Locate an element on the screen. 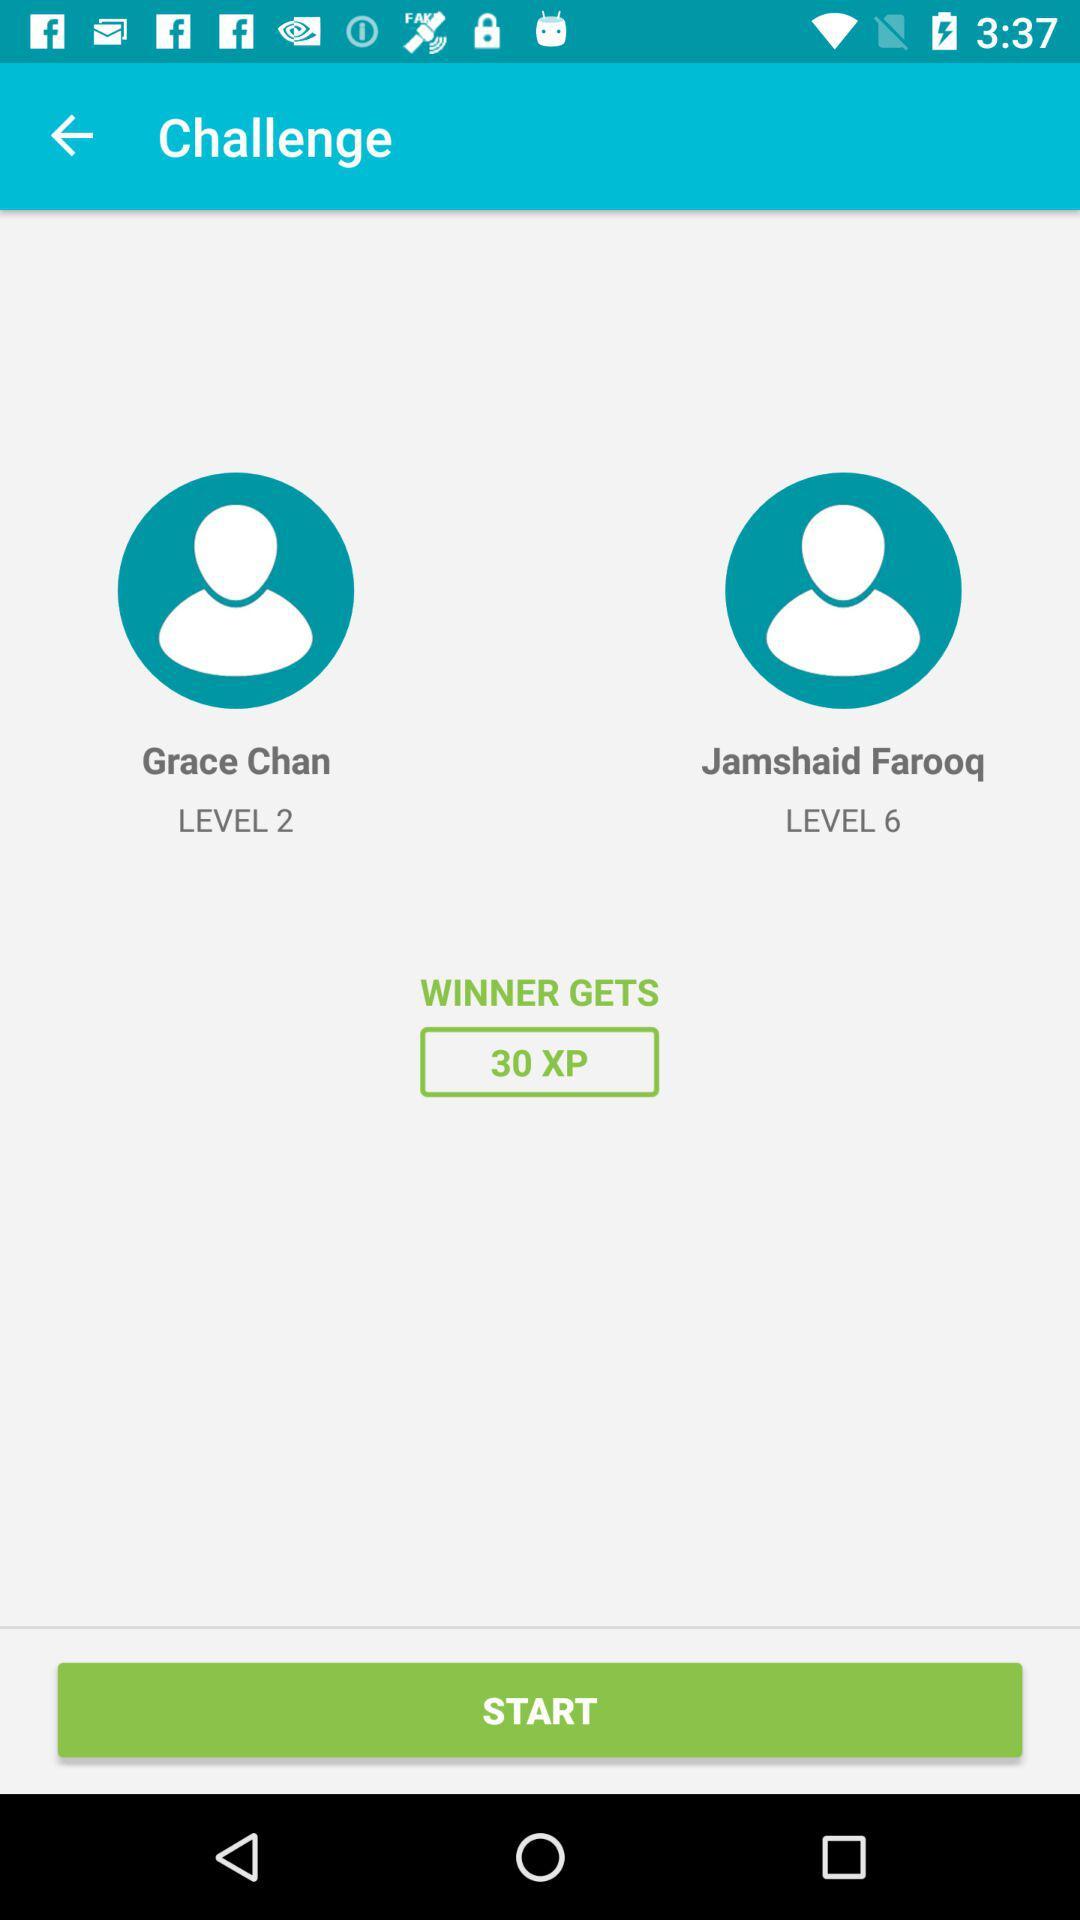  user badge is located at coordinates (234, 589).